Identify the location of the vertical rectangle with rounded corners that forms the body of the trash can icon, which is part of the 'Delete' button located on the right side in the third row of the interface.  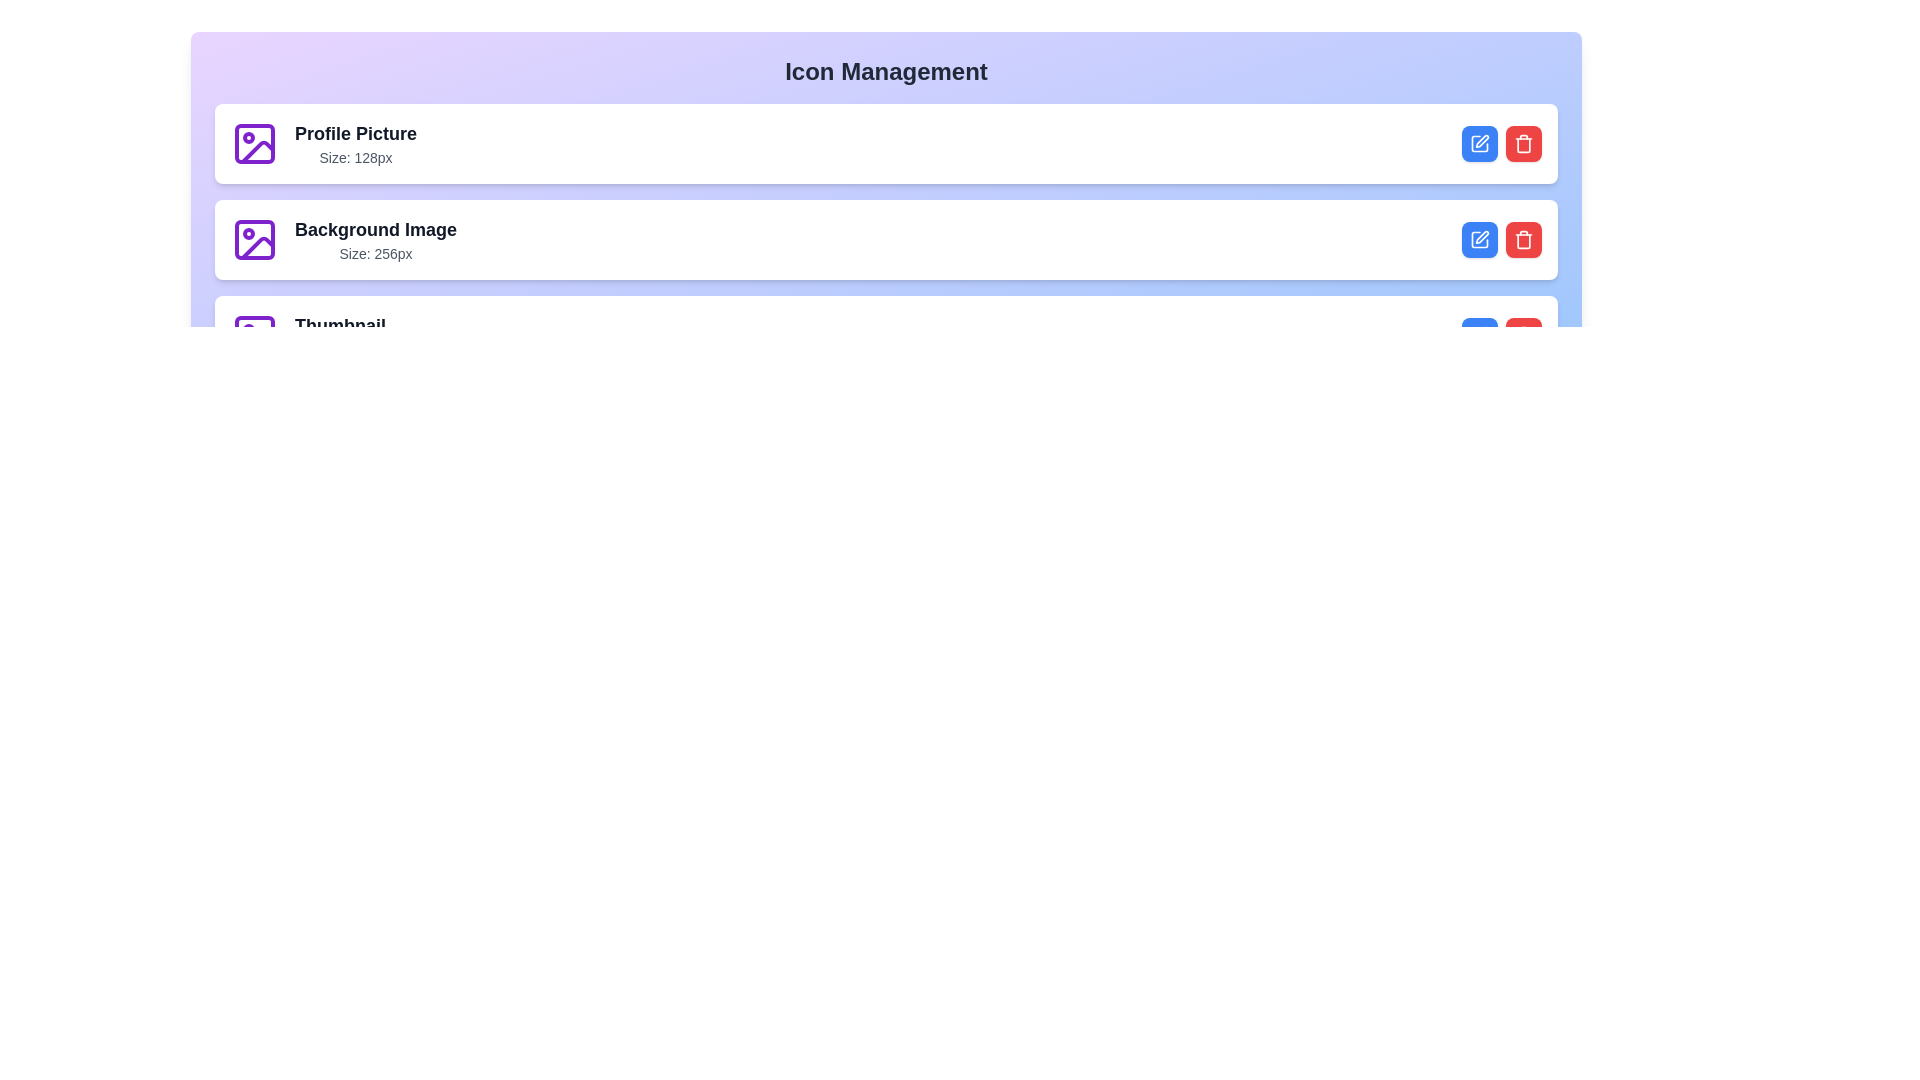
(1522, 335).